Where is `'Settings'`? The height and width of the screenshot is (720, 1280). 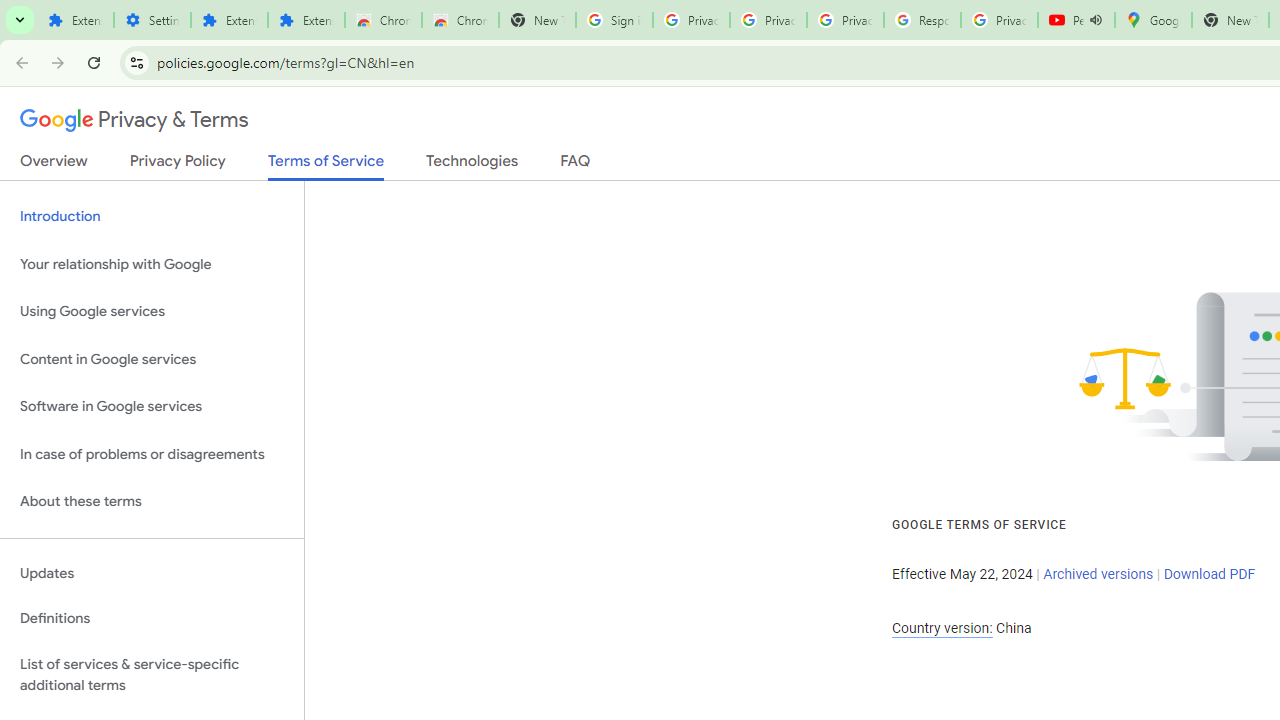
'Settings' is located at coordinates (151, 20).